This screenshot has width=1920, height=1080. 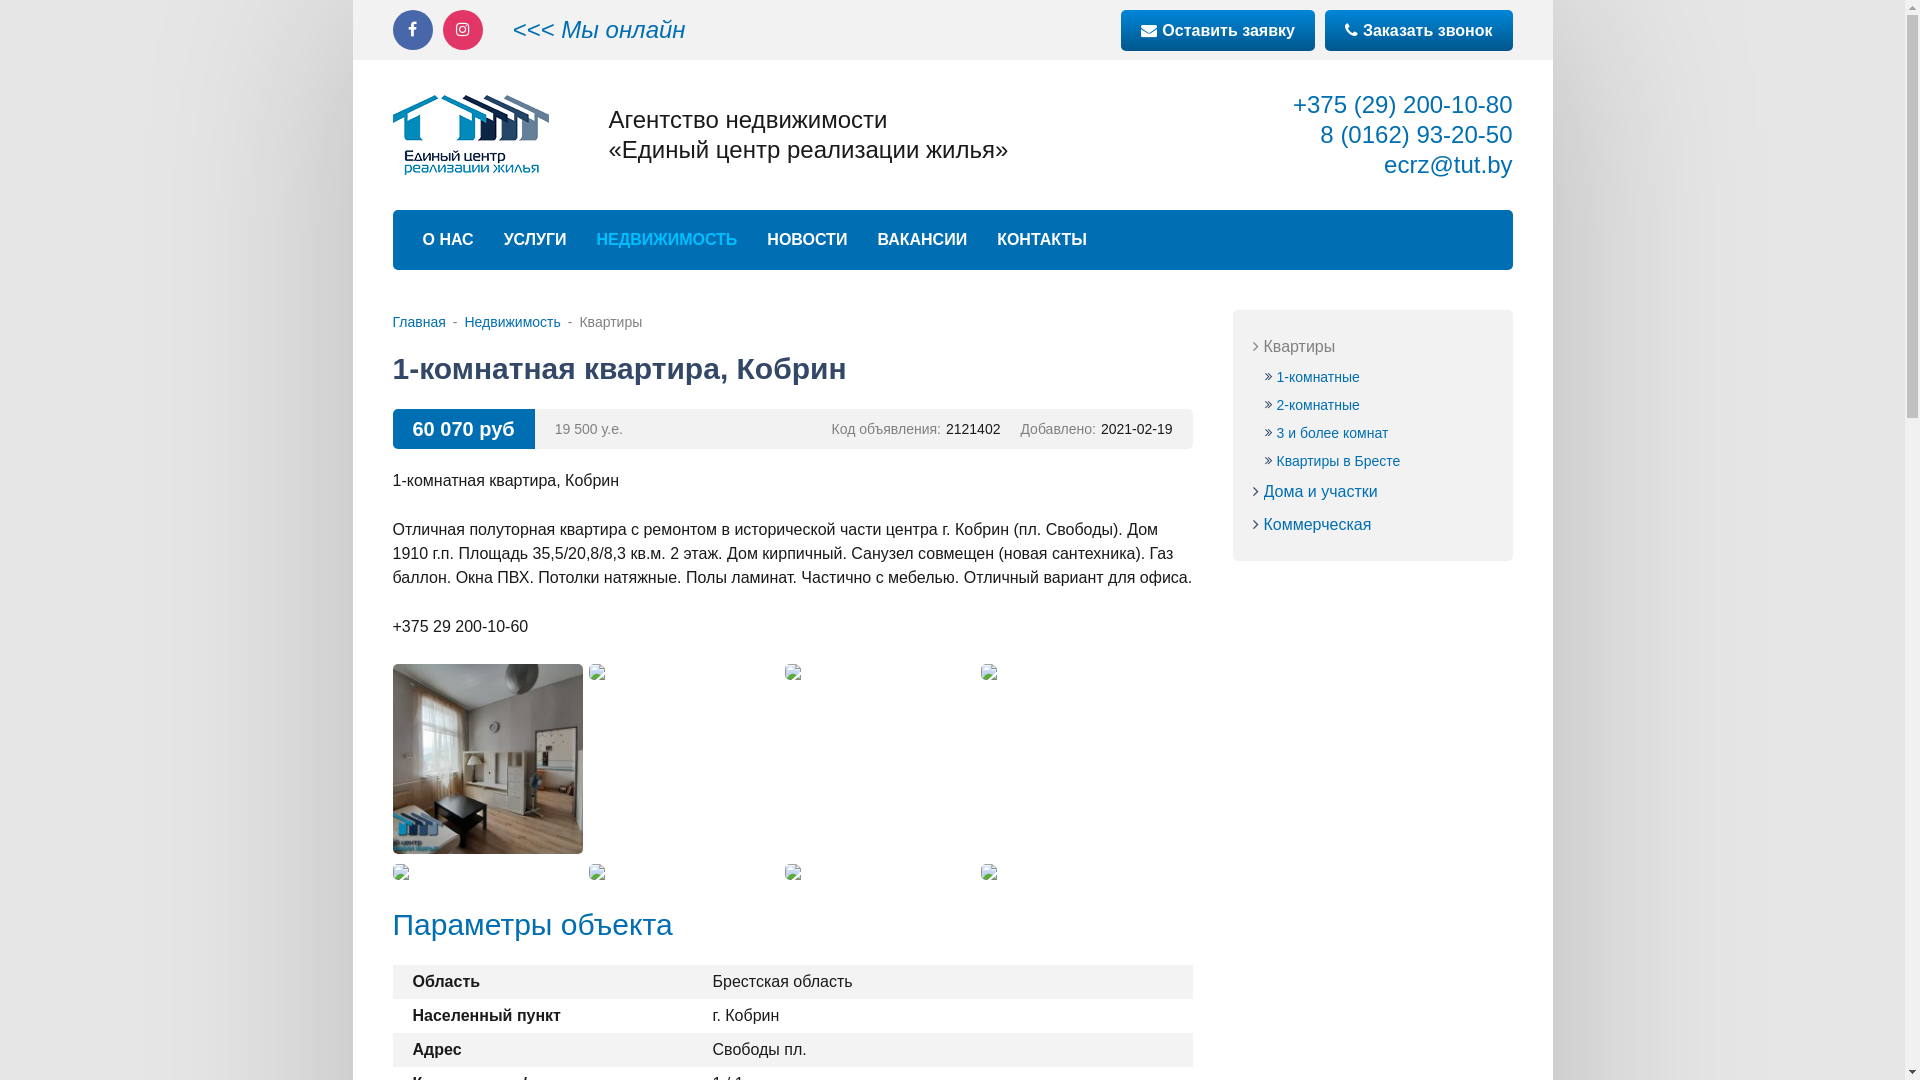 I want to click on '+375 (29) 200-10-80', so click(x=1401, y=104).